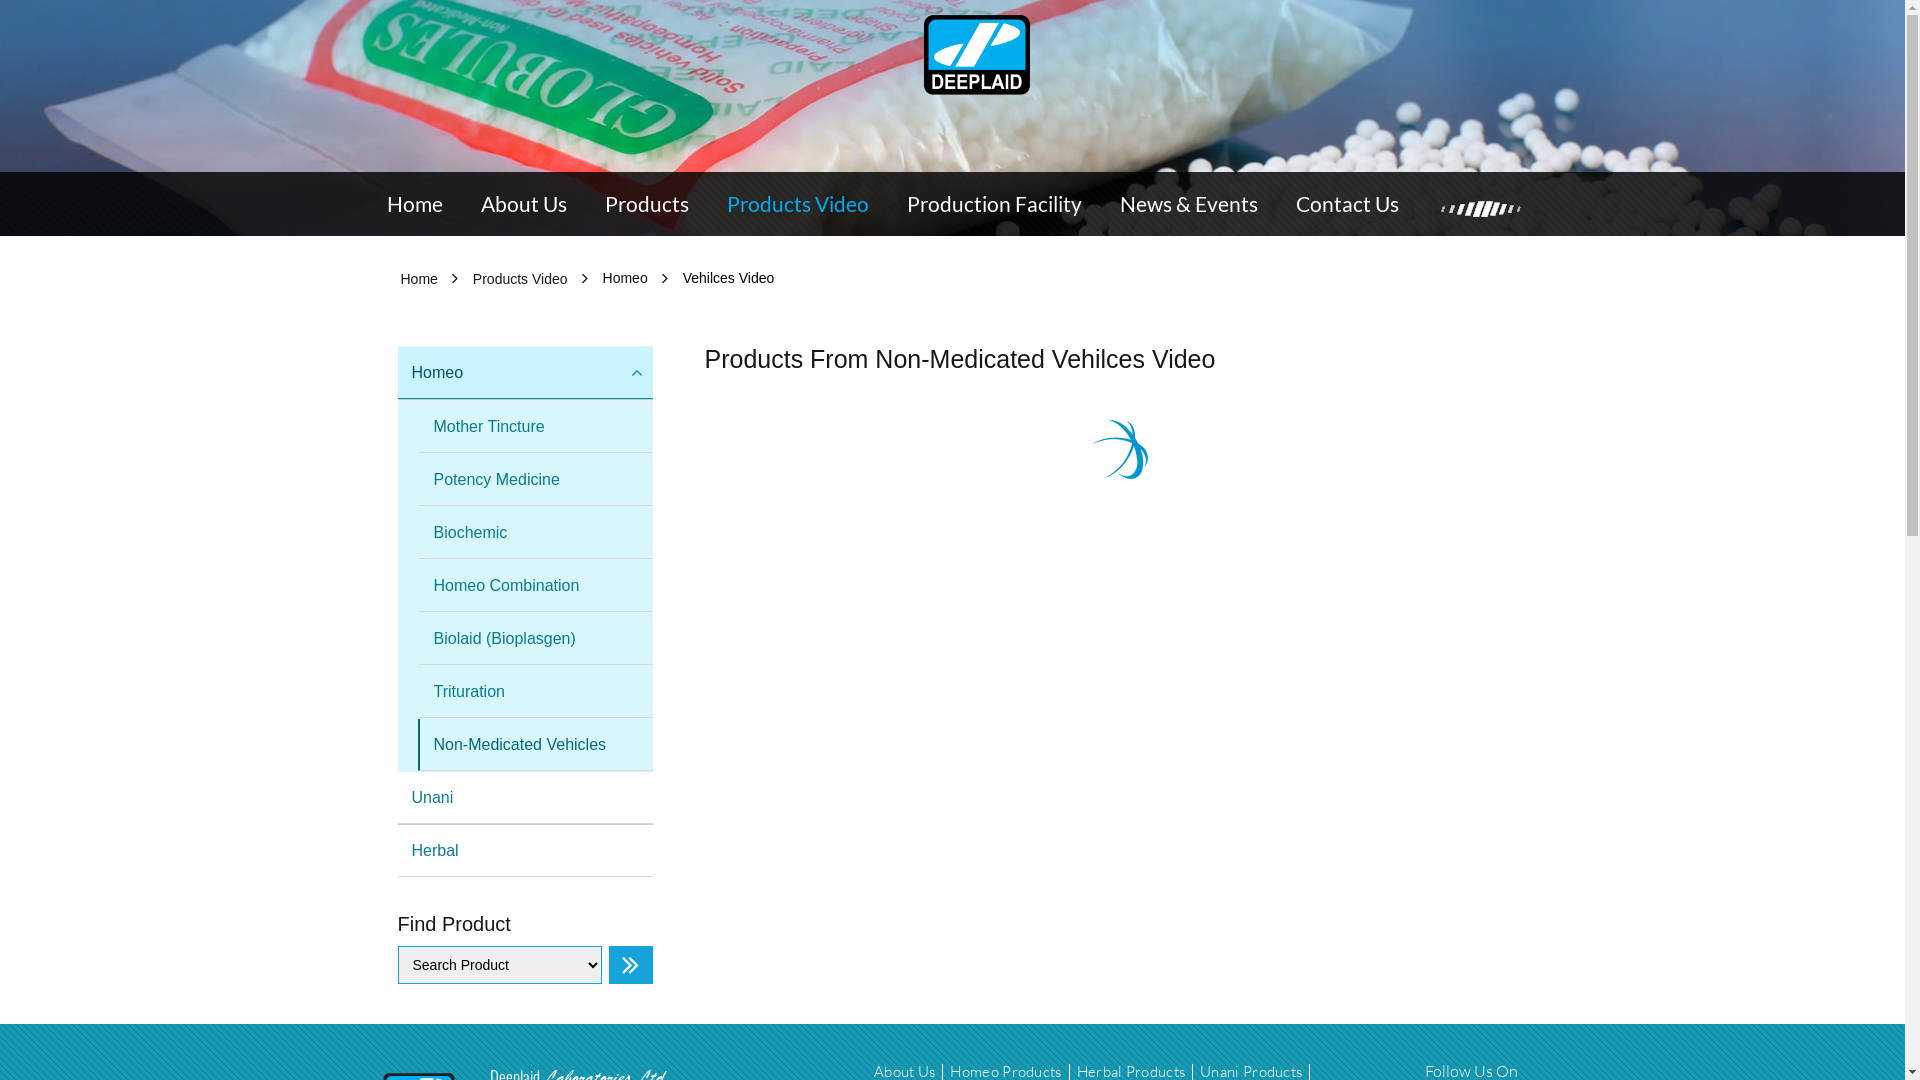 Image resolution: width=1920 pixels, height=1080 pixels. Describe the element at coordinates (993, 204) in the screenshot. I see `'Production Facility'` at that location.